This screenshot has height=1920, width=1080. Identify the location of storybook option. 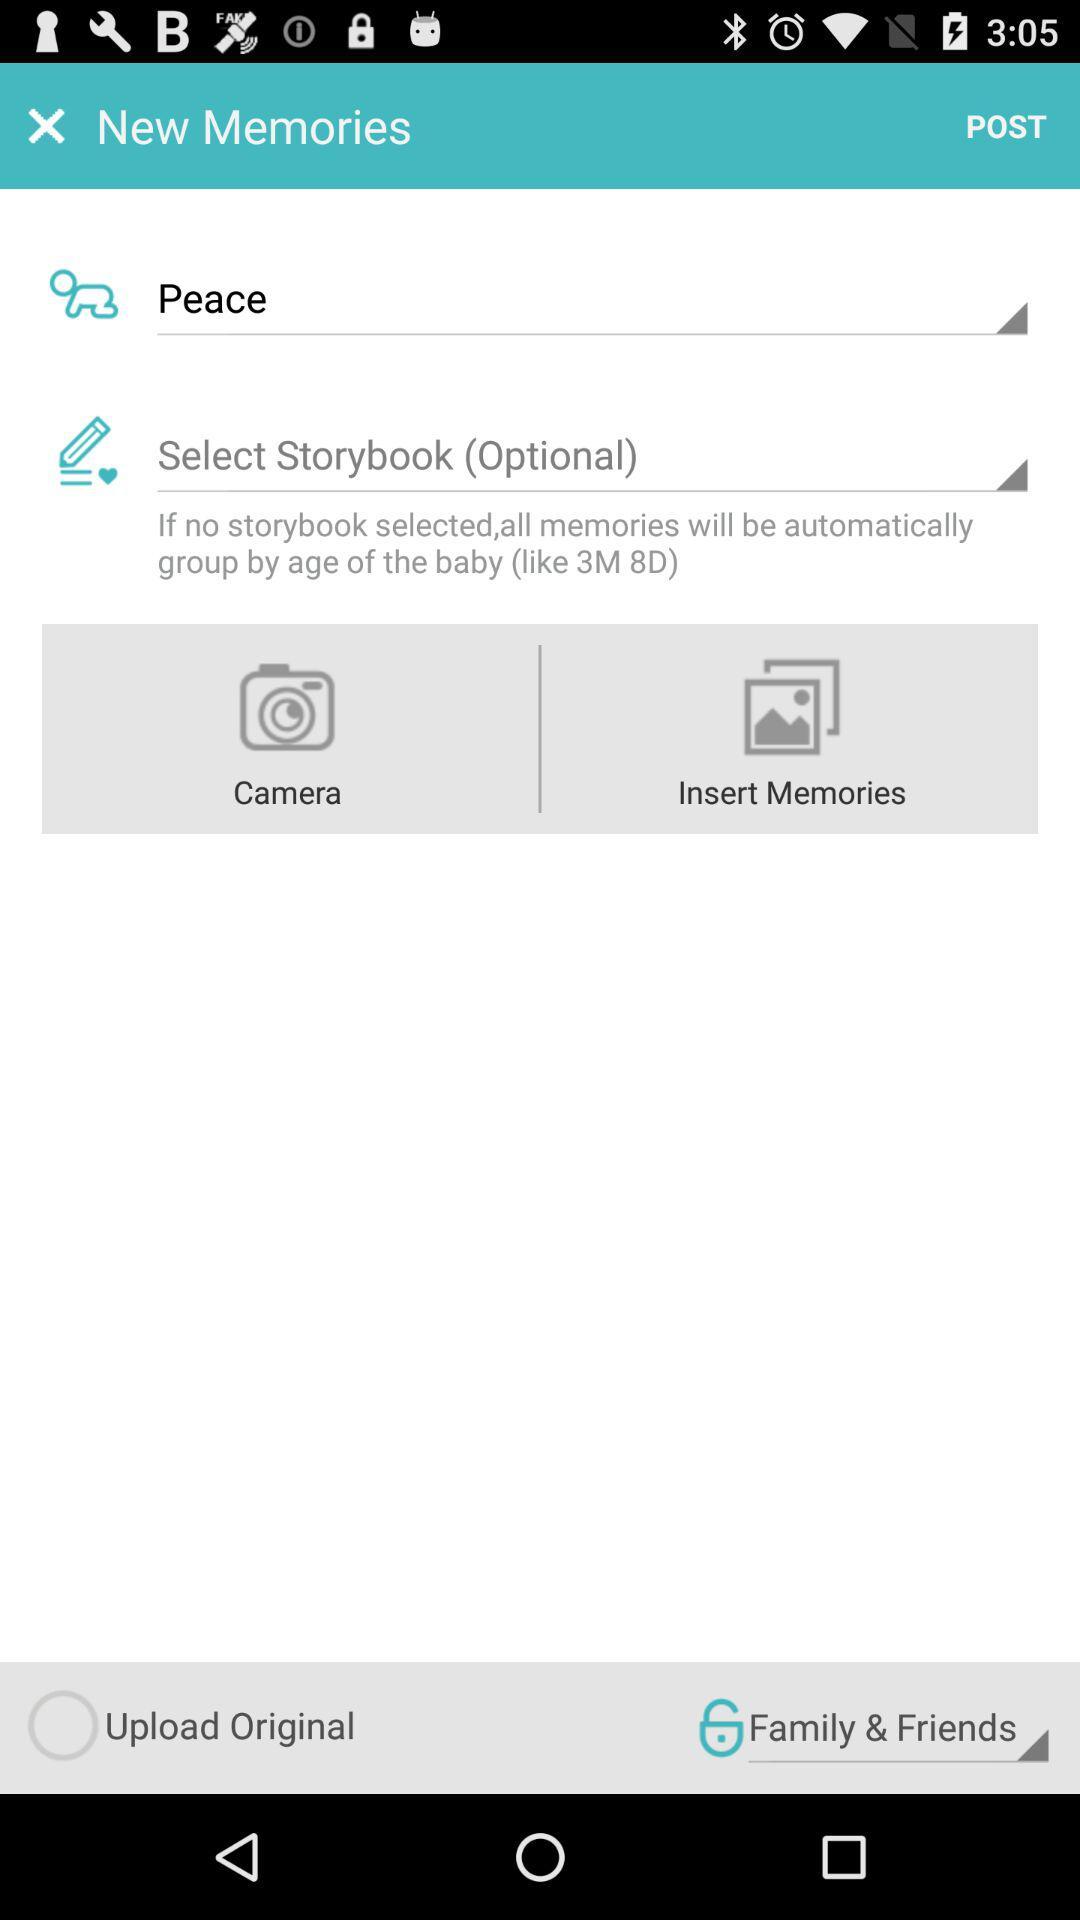
(591, 454).